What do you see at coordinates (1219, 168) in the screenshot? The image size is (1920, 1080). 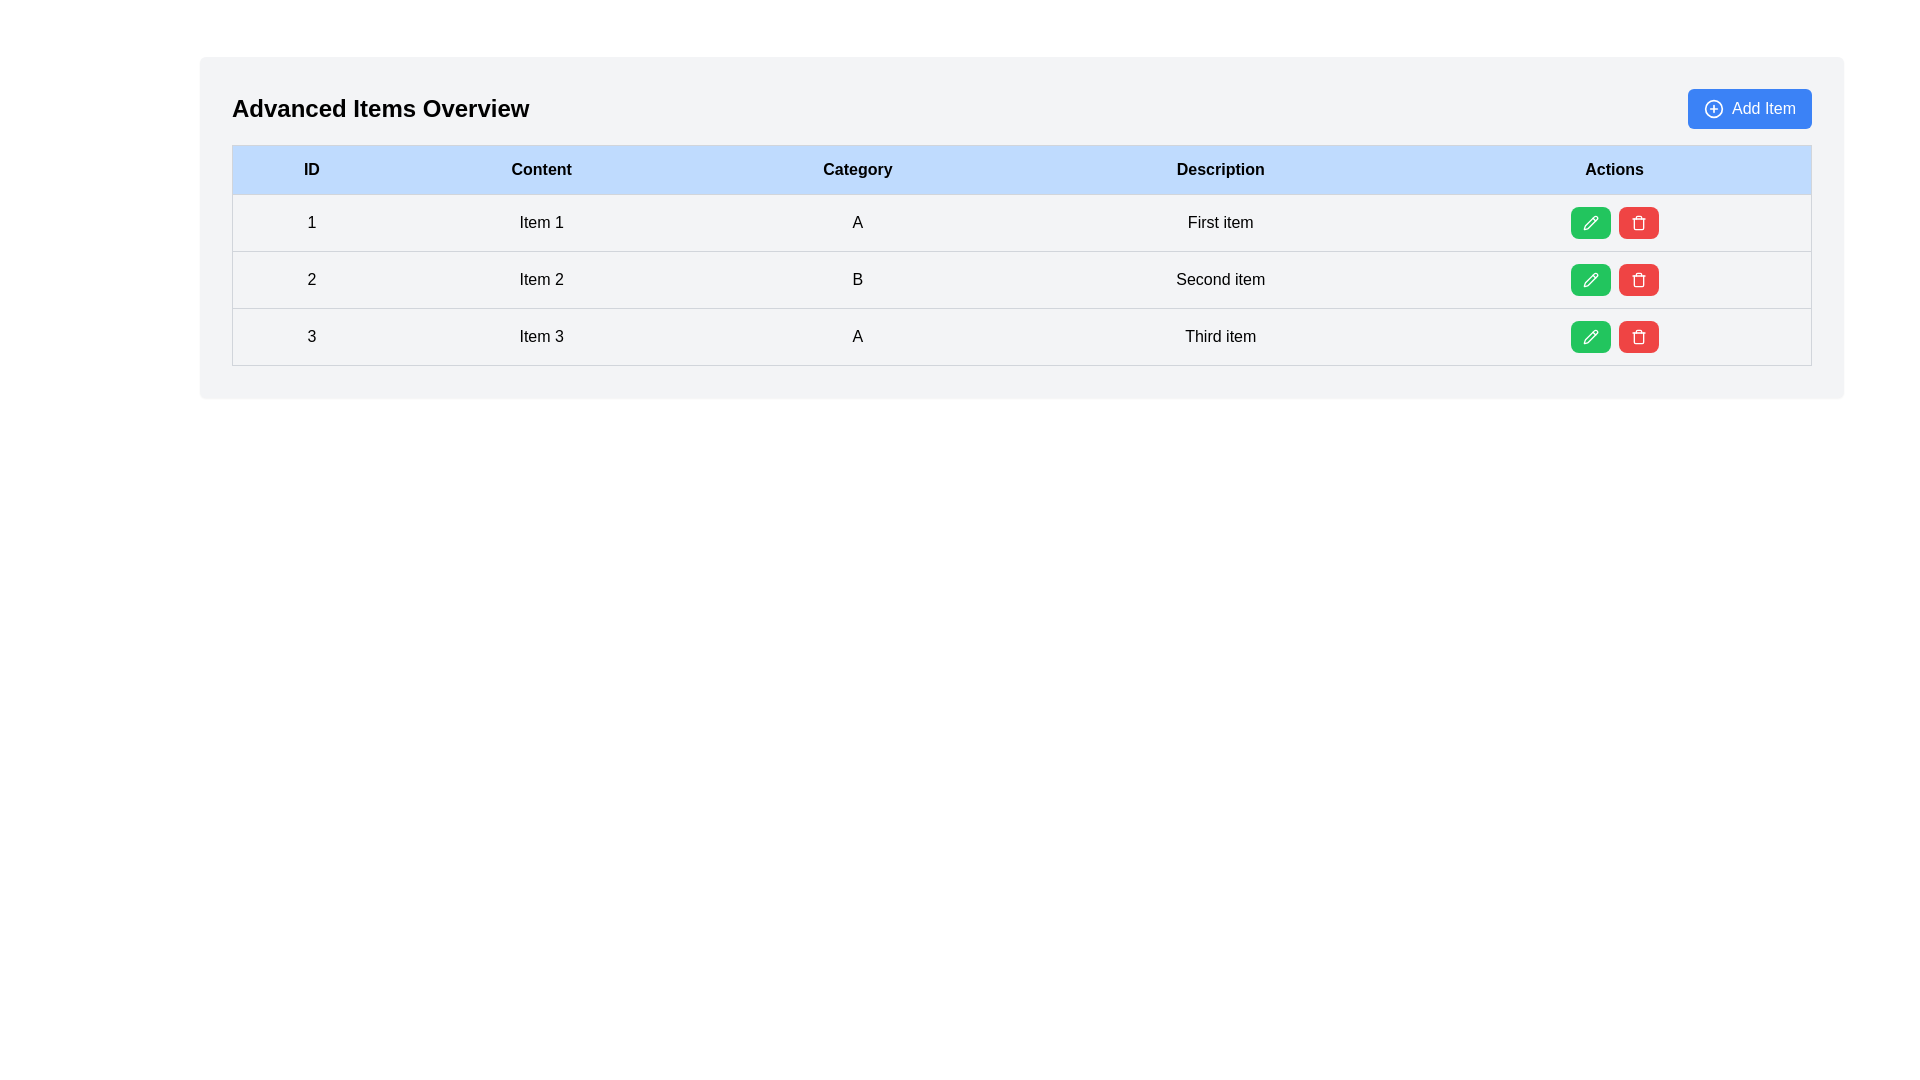 I see `the table header cell labeled 'Description', which has a light blue background and black text, and is the fourth column in the header row of the table` at bounding box center [1219, 168].